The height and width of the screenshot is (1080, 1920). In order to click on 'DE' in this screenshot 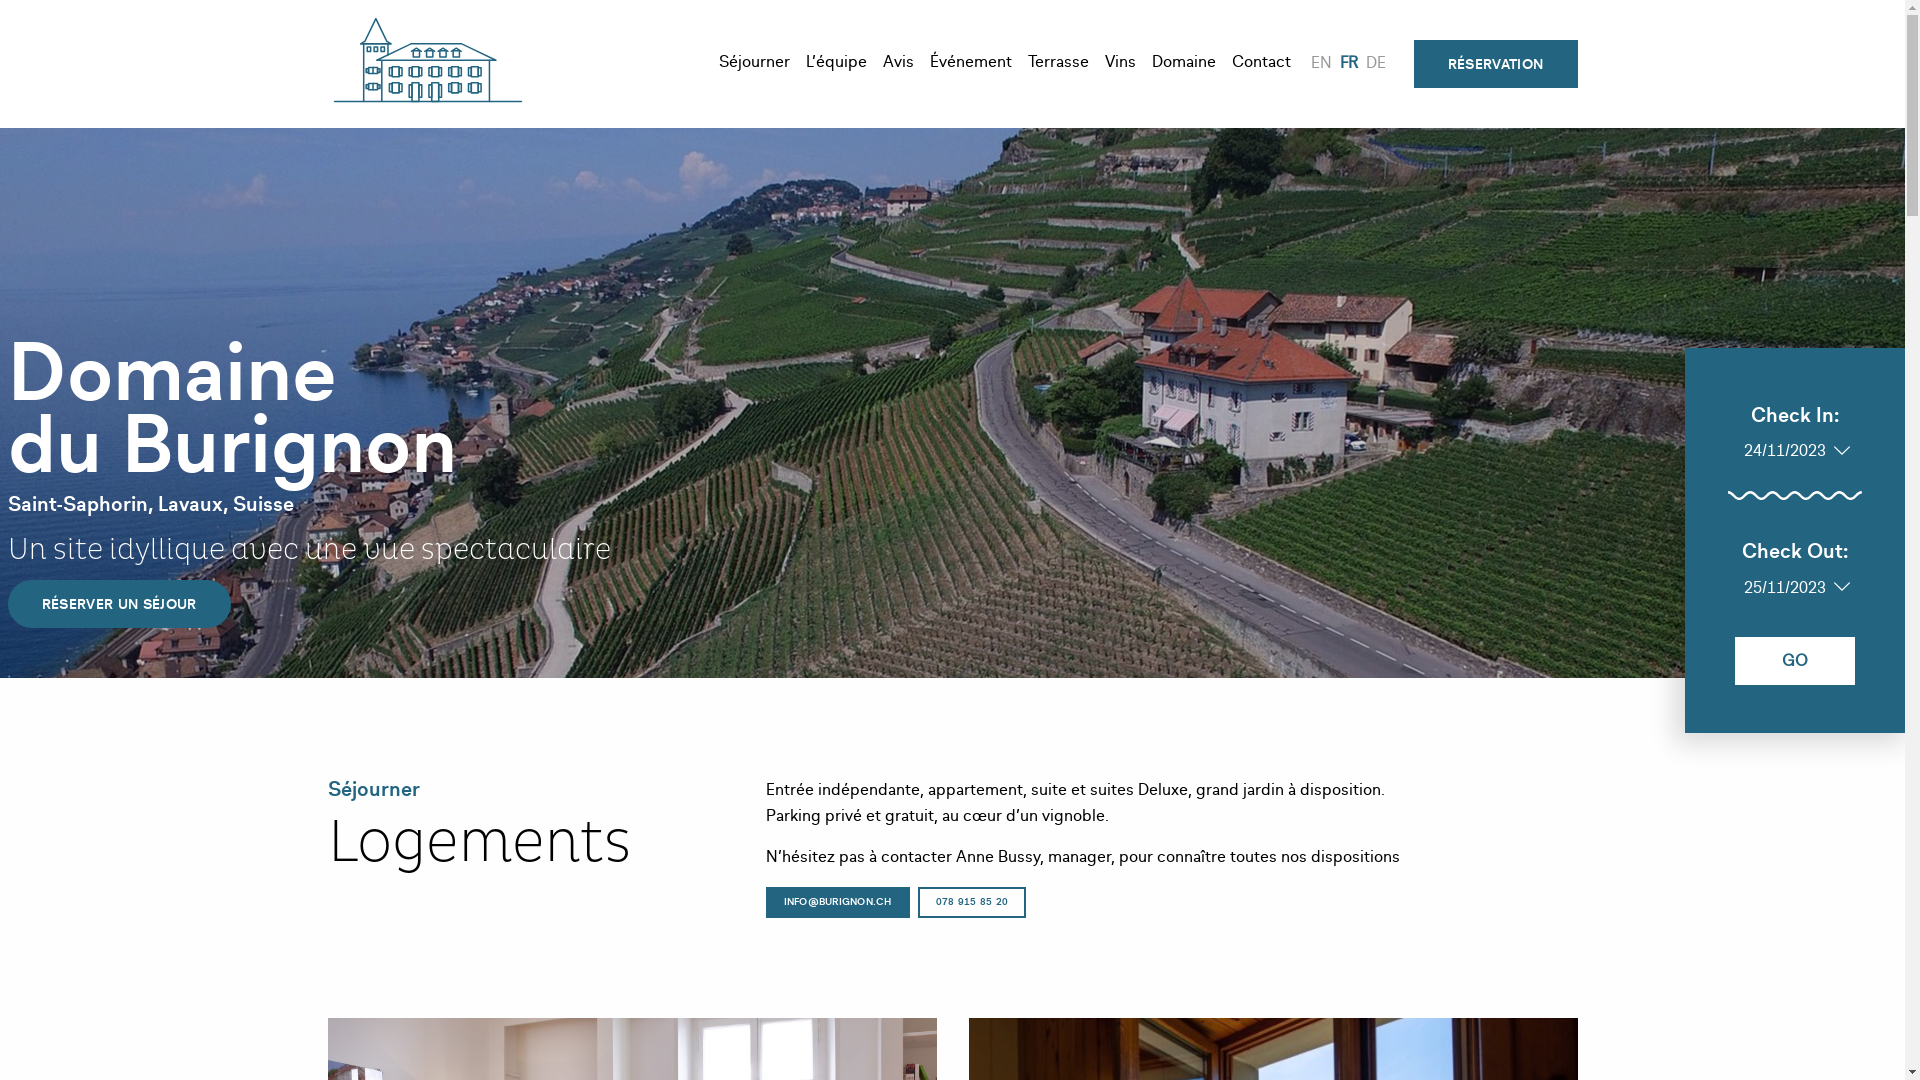, I will do `click(1375, 63)`.